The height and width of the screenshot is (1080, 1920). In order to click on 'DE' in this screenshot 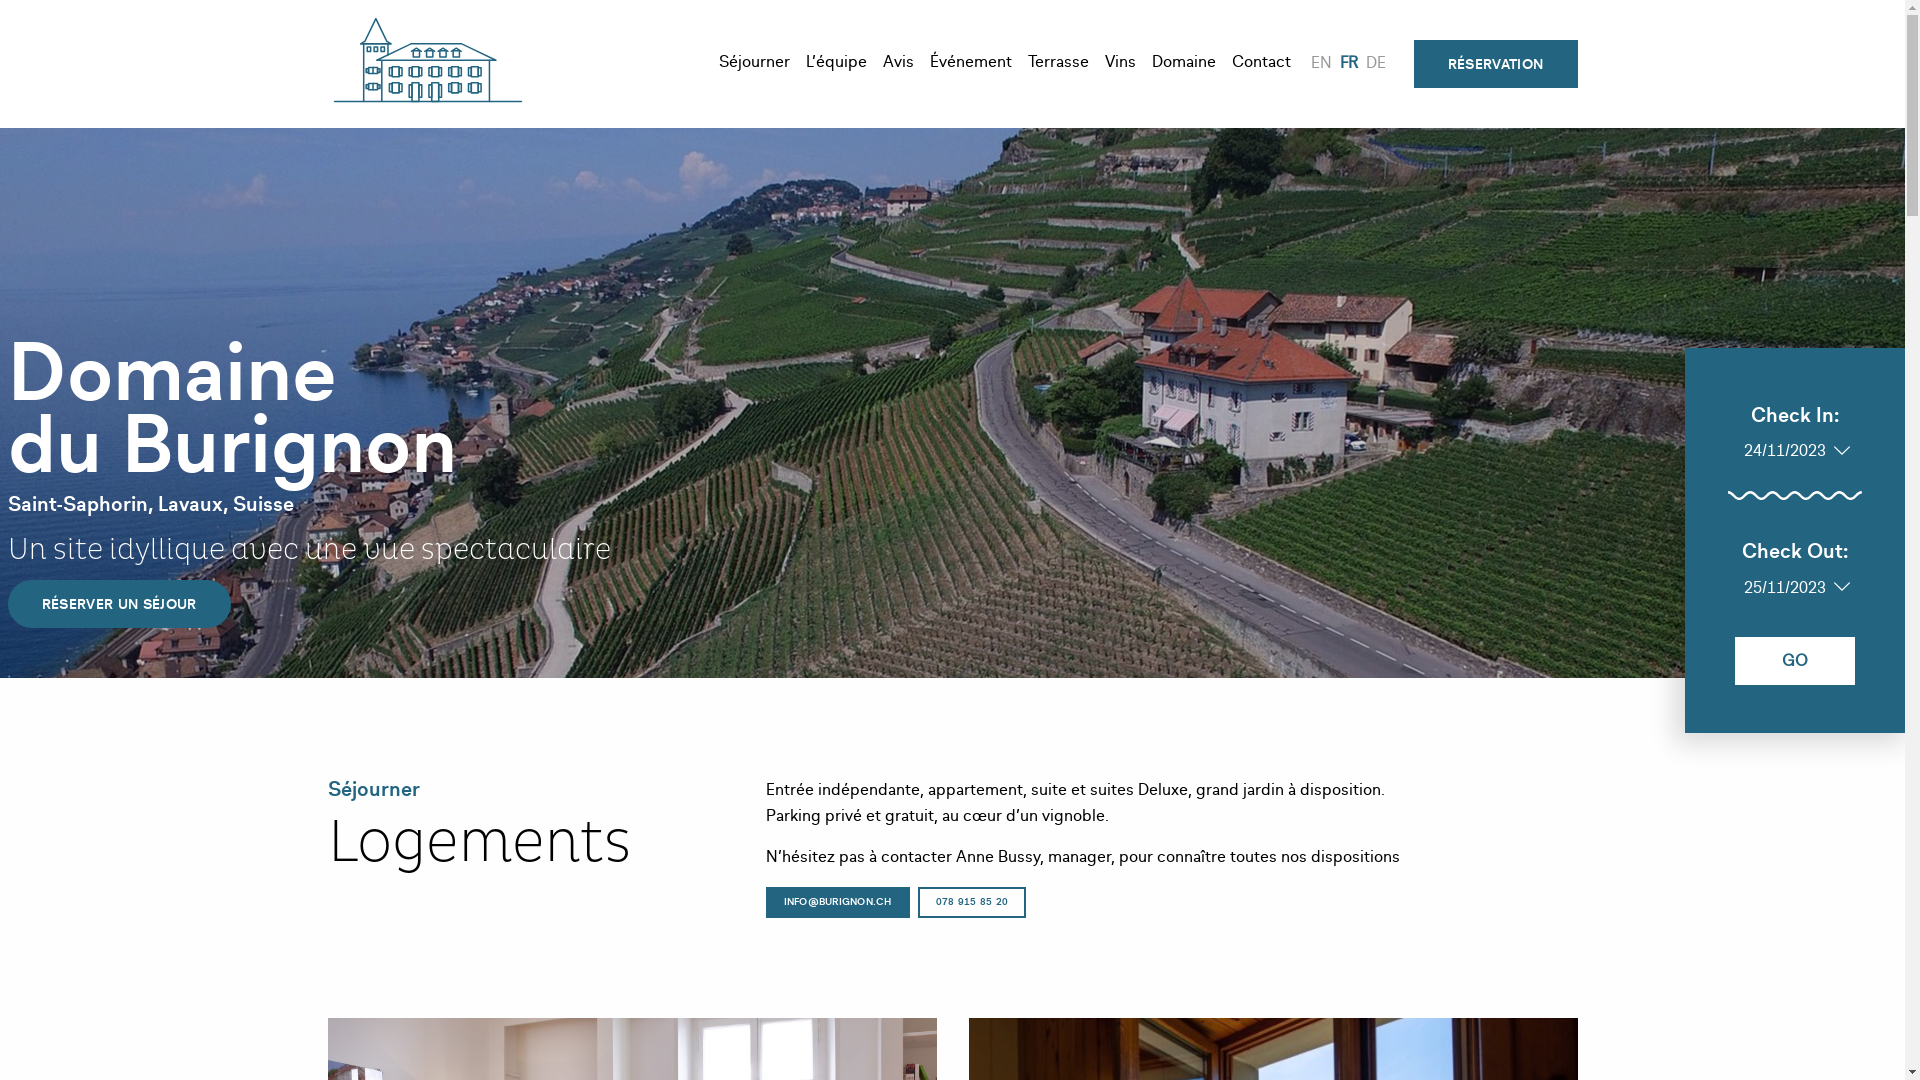, I will do `click(1375, 63)`.